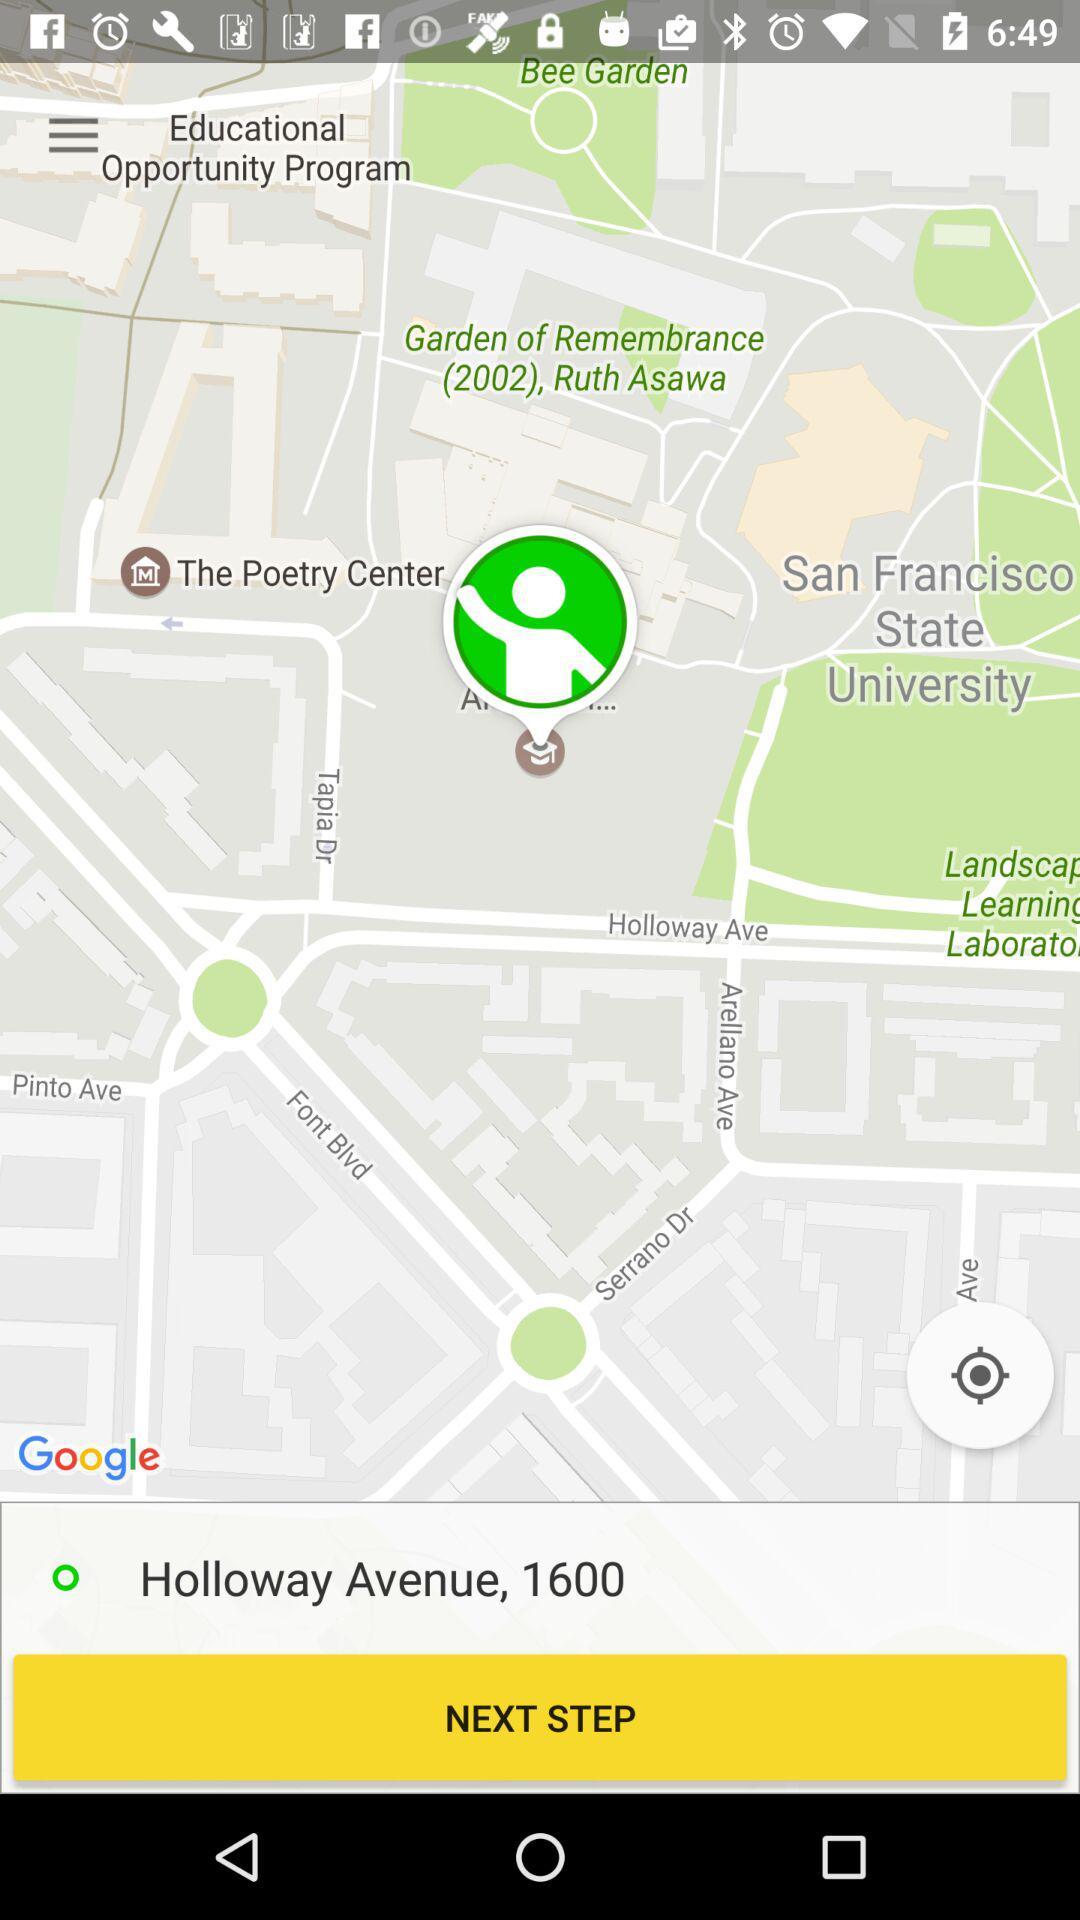 This screenshot has width=1080, height=1920. What do you see at coordinates (979, 1374) in the screenshot?
I see `the icon above the holloway avenue, 1600 item` at bounding box center [979, 1374].